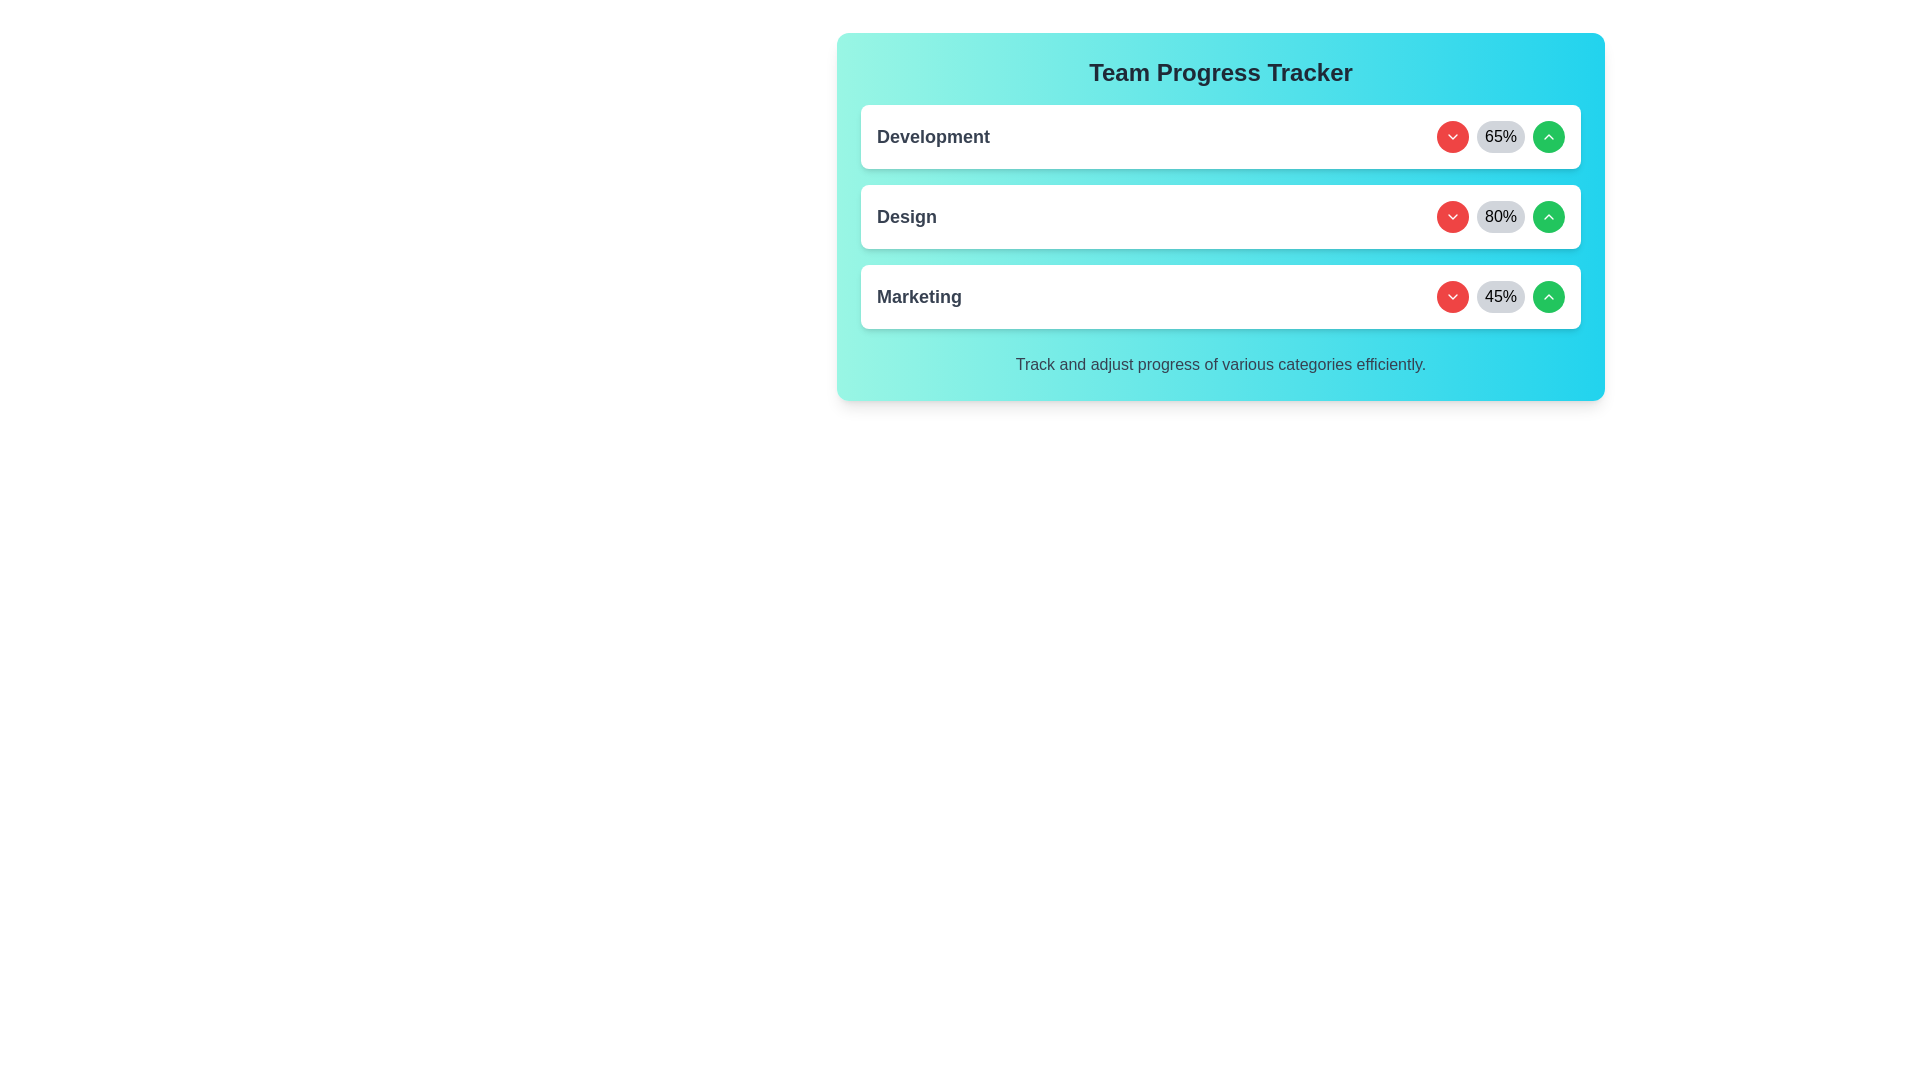 The image size is (1920, 1080). What do you see at coordinates (1548, 297) in the screenshot?
I see `the green circular button with a chevron-up icon located on the far-right side of the 'Marketing' row in the 'Team Progress Tracker' section` at bounding box center [1548, 297].